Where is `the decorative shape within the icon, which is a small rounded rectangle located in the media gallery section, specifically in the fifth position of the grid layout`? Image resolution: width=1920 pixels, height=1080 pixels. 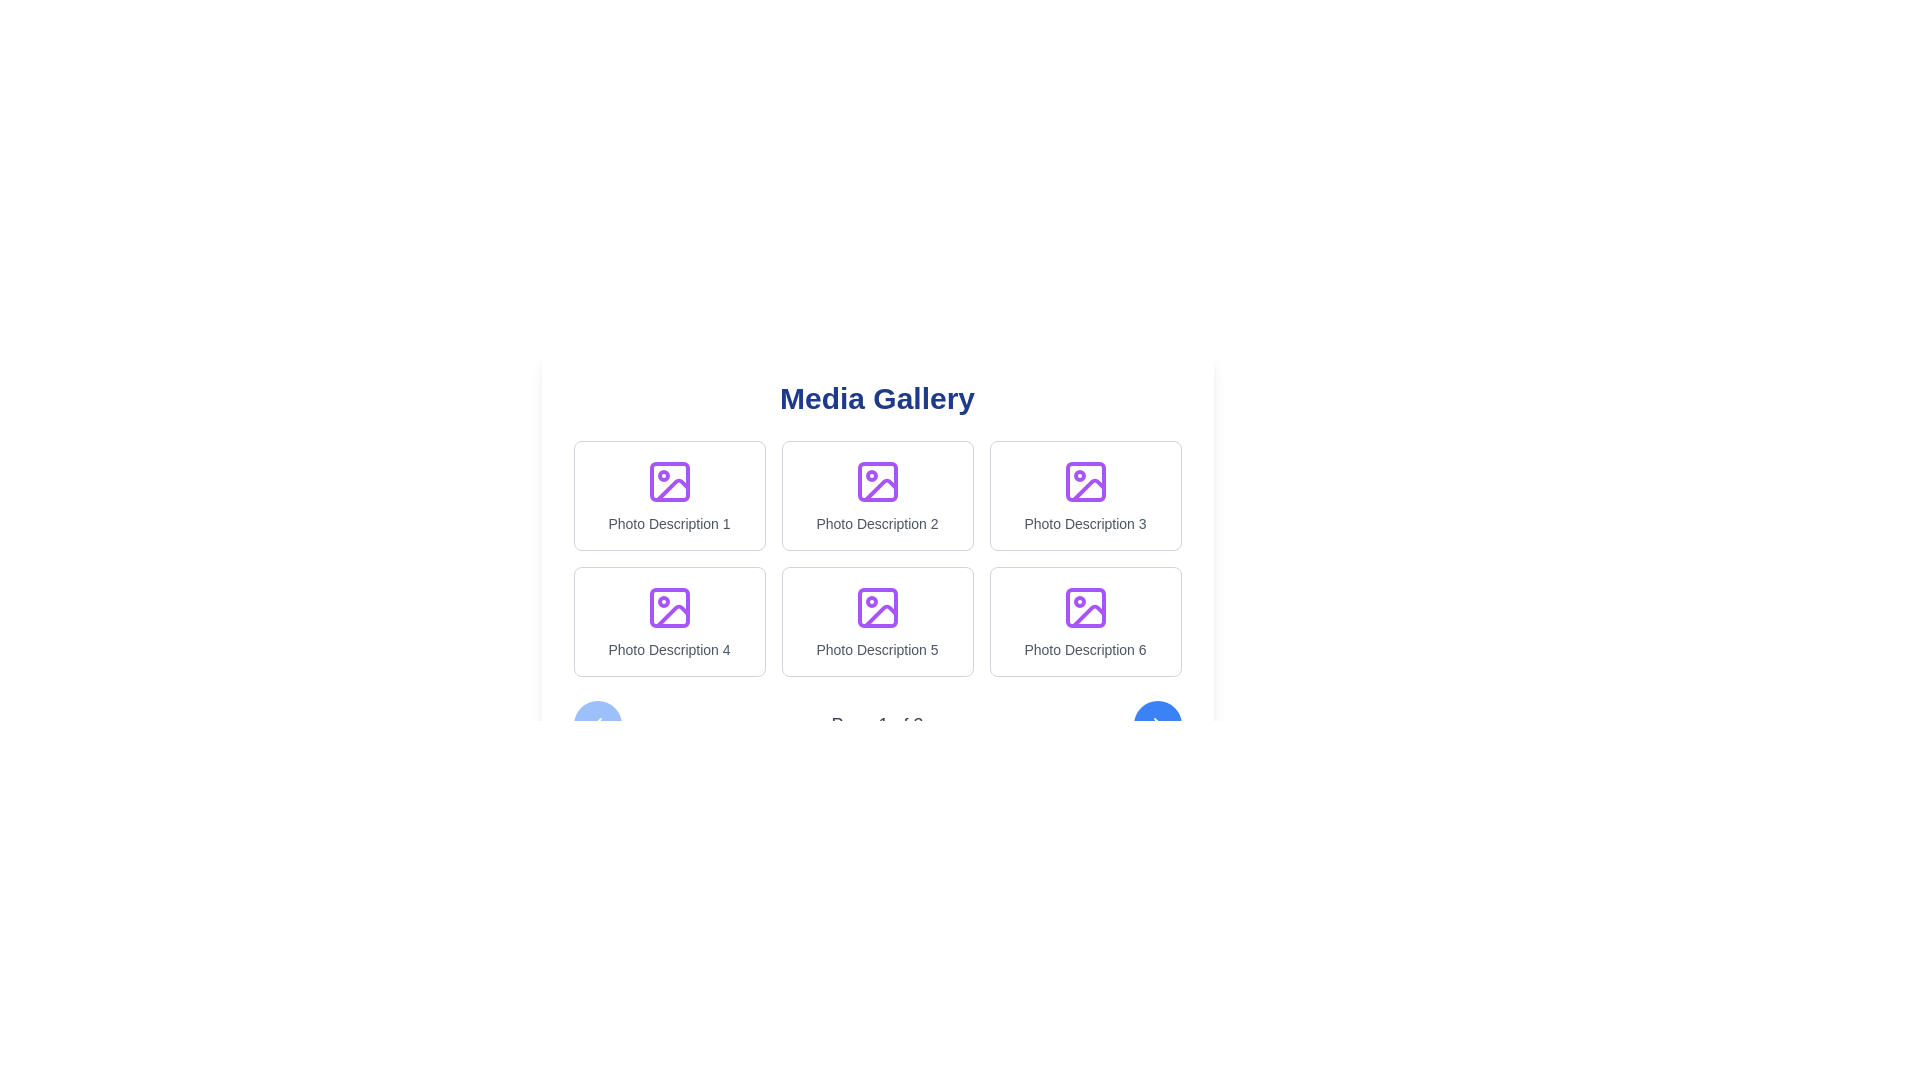
the decorative shape within the icon, which is a small rounded rectangle located in the media gallery section, specifically in the fifth position of the grid layout is located at coordinates (877, 607).